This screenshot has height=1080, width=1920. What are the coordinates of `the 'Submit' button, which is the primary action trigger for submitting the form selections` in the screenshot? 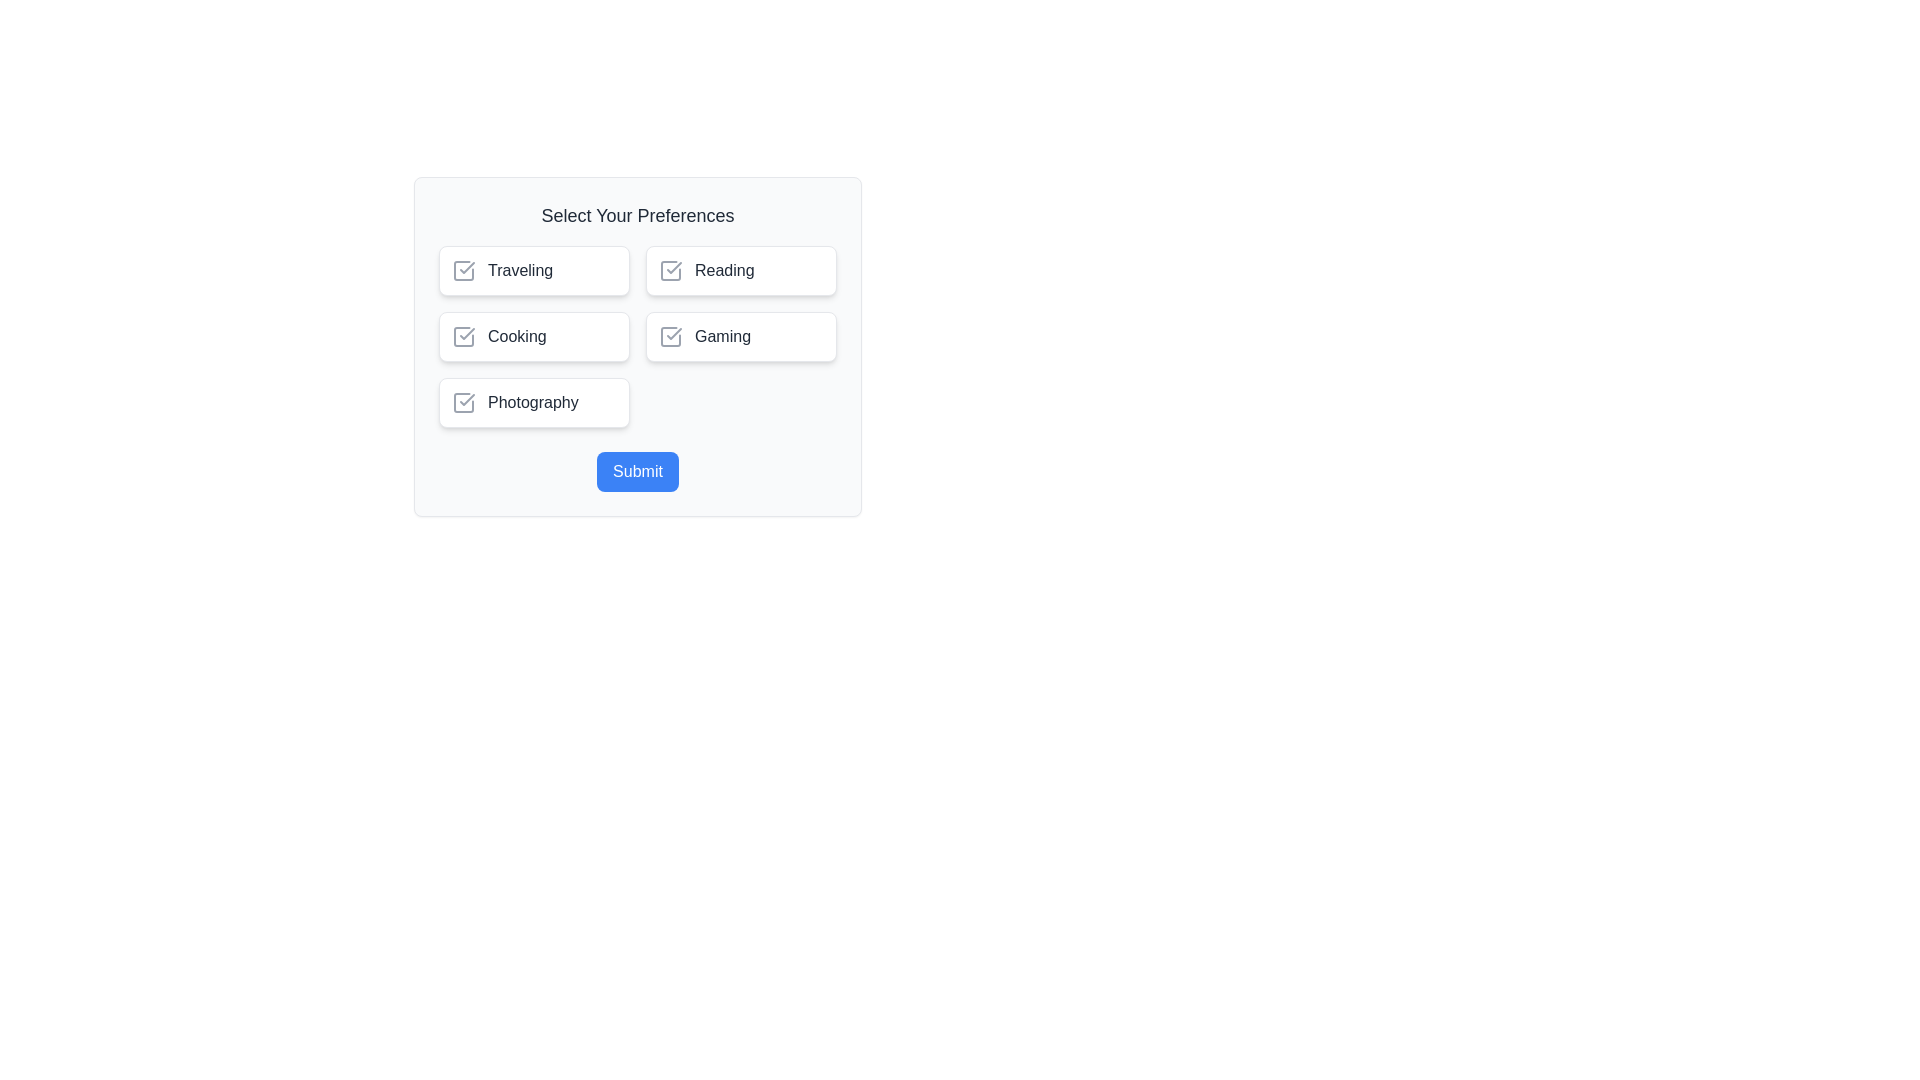 It's located at (637, 471).